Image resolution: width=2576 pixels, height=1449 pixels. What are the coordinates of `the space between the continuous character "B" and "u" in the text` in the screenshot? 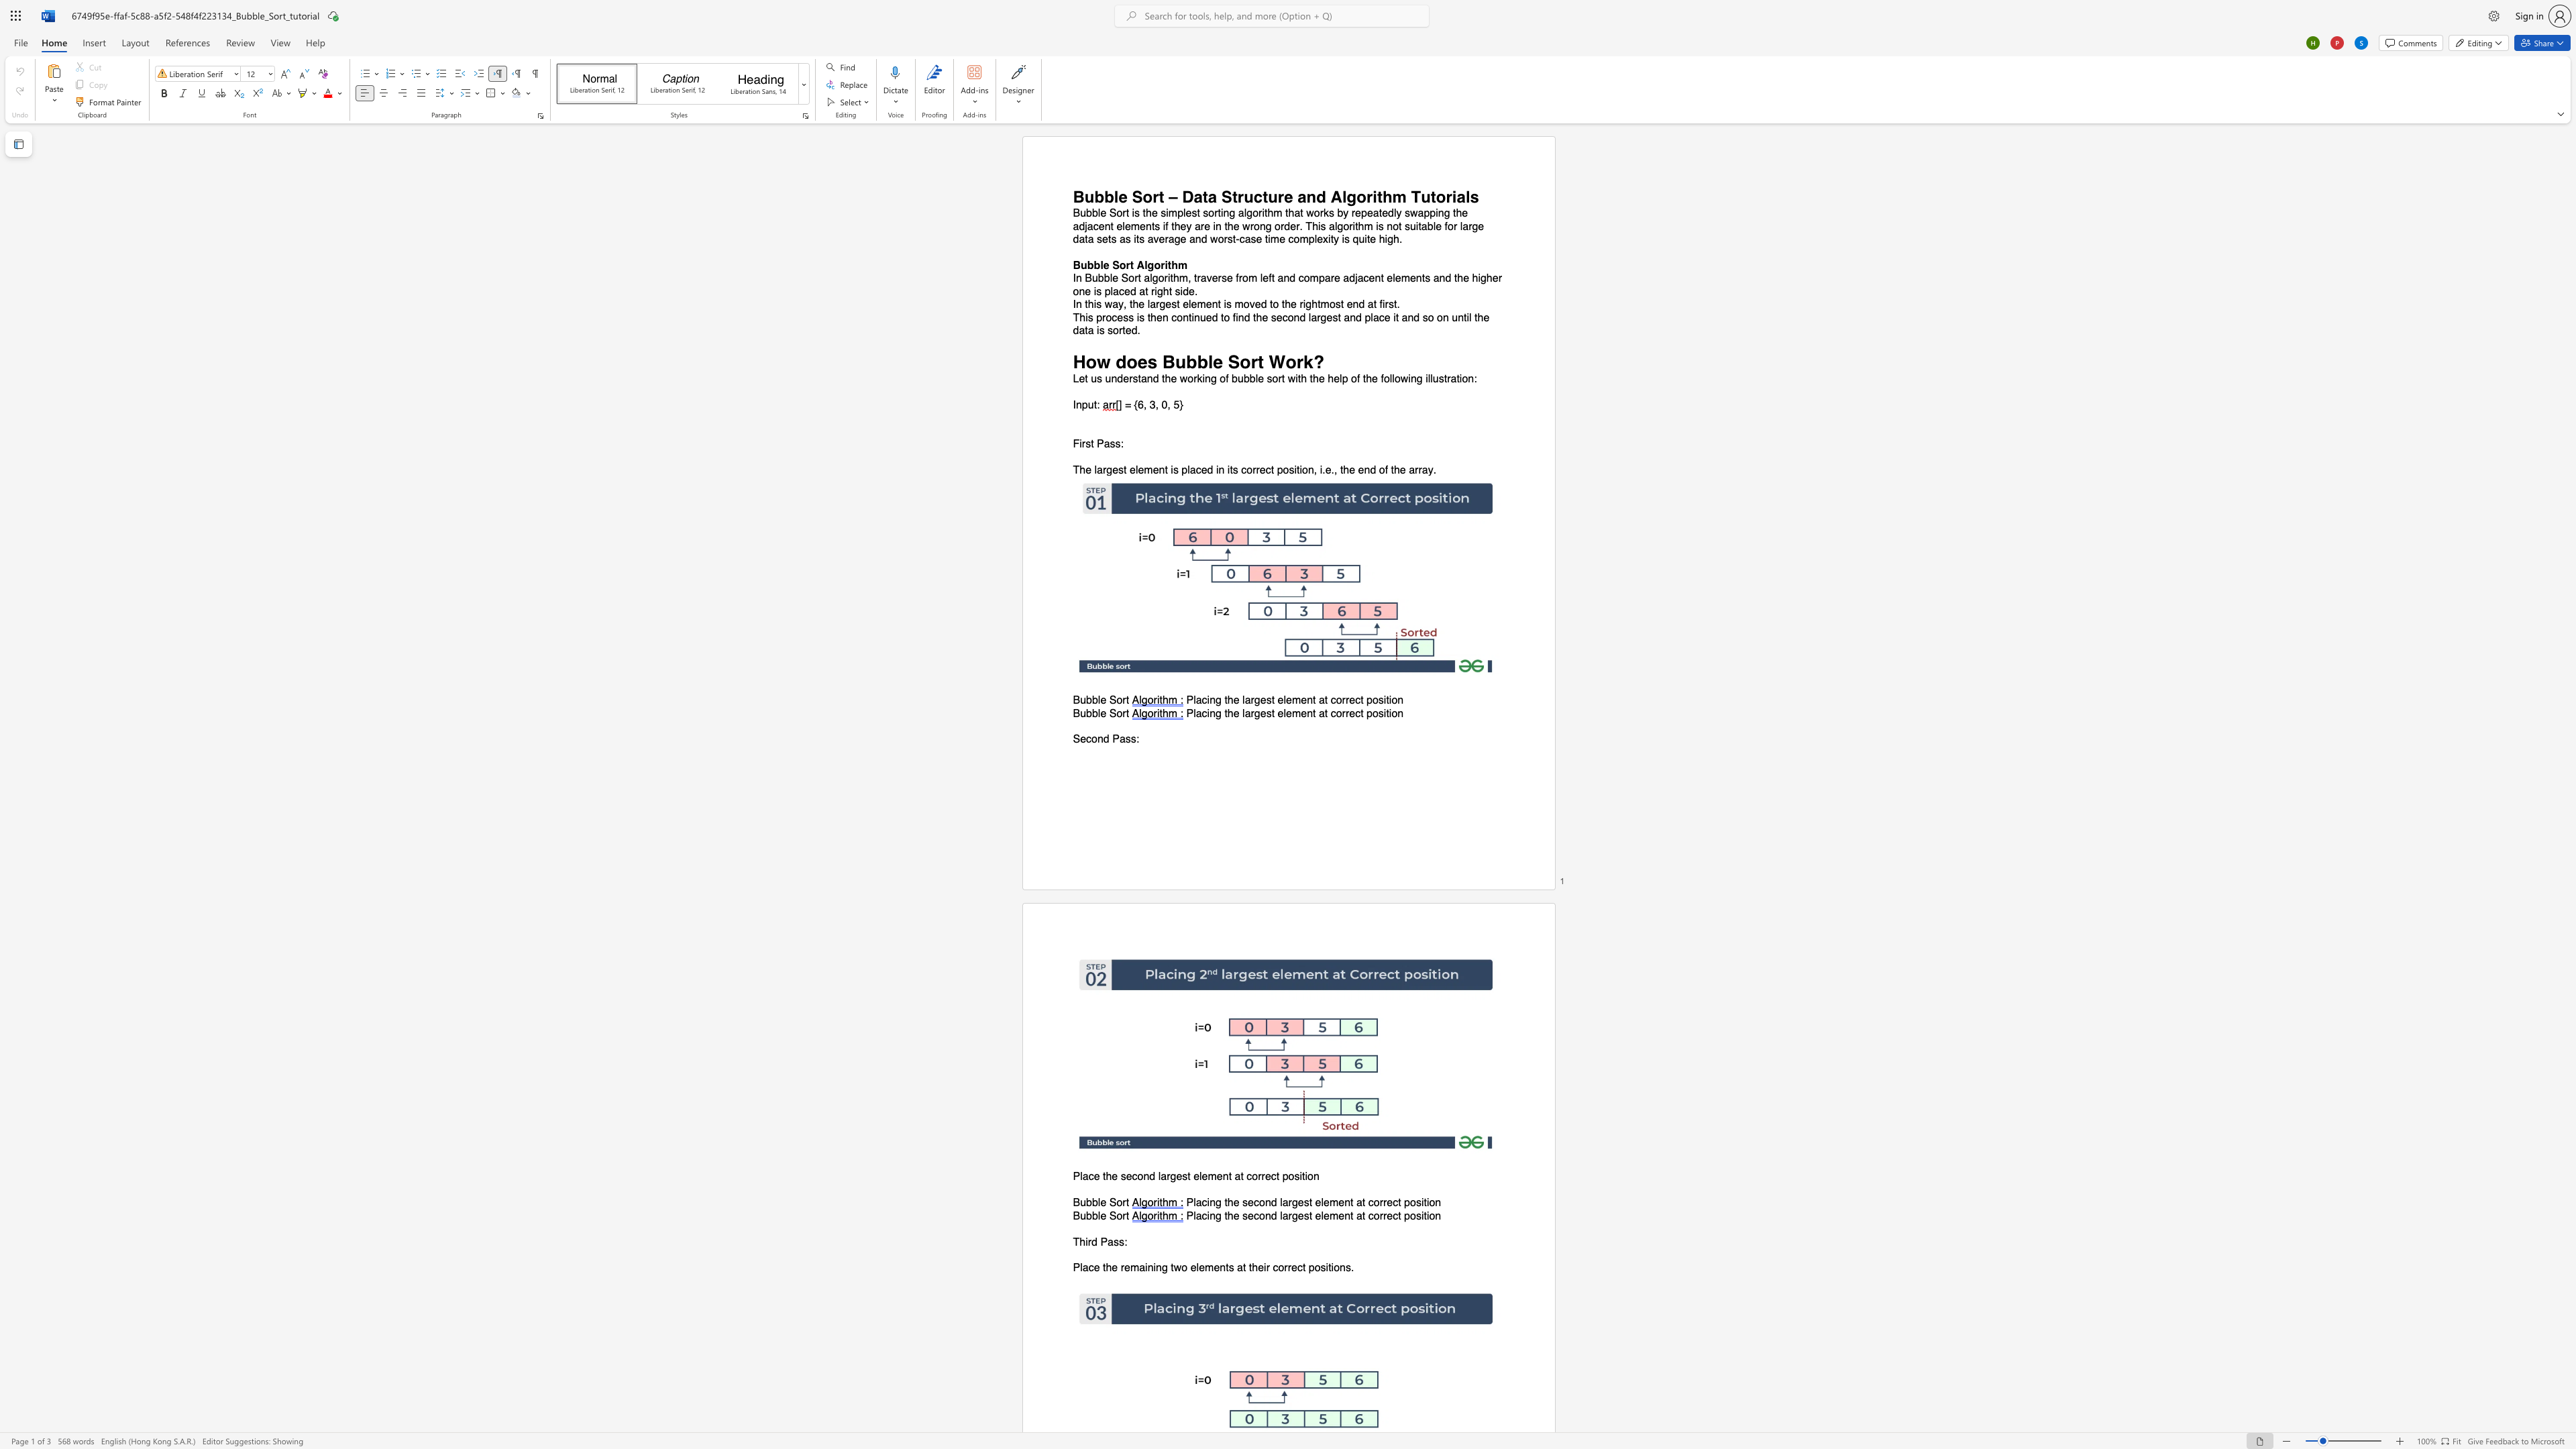 It's located at (1079, 1215).